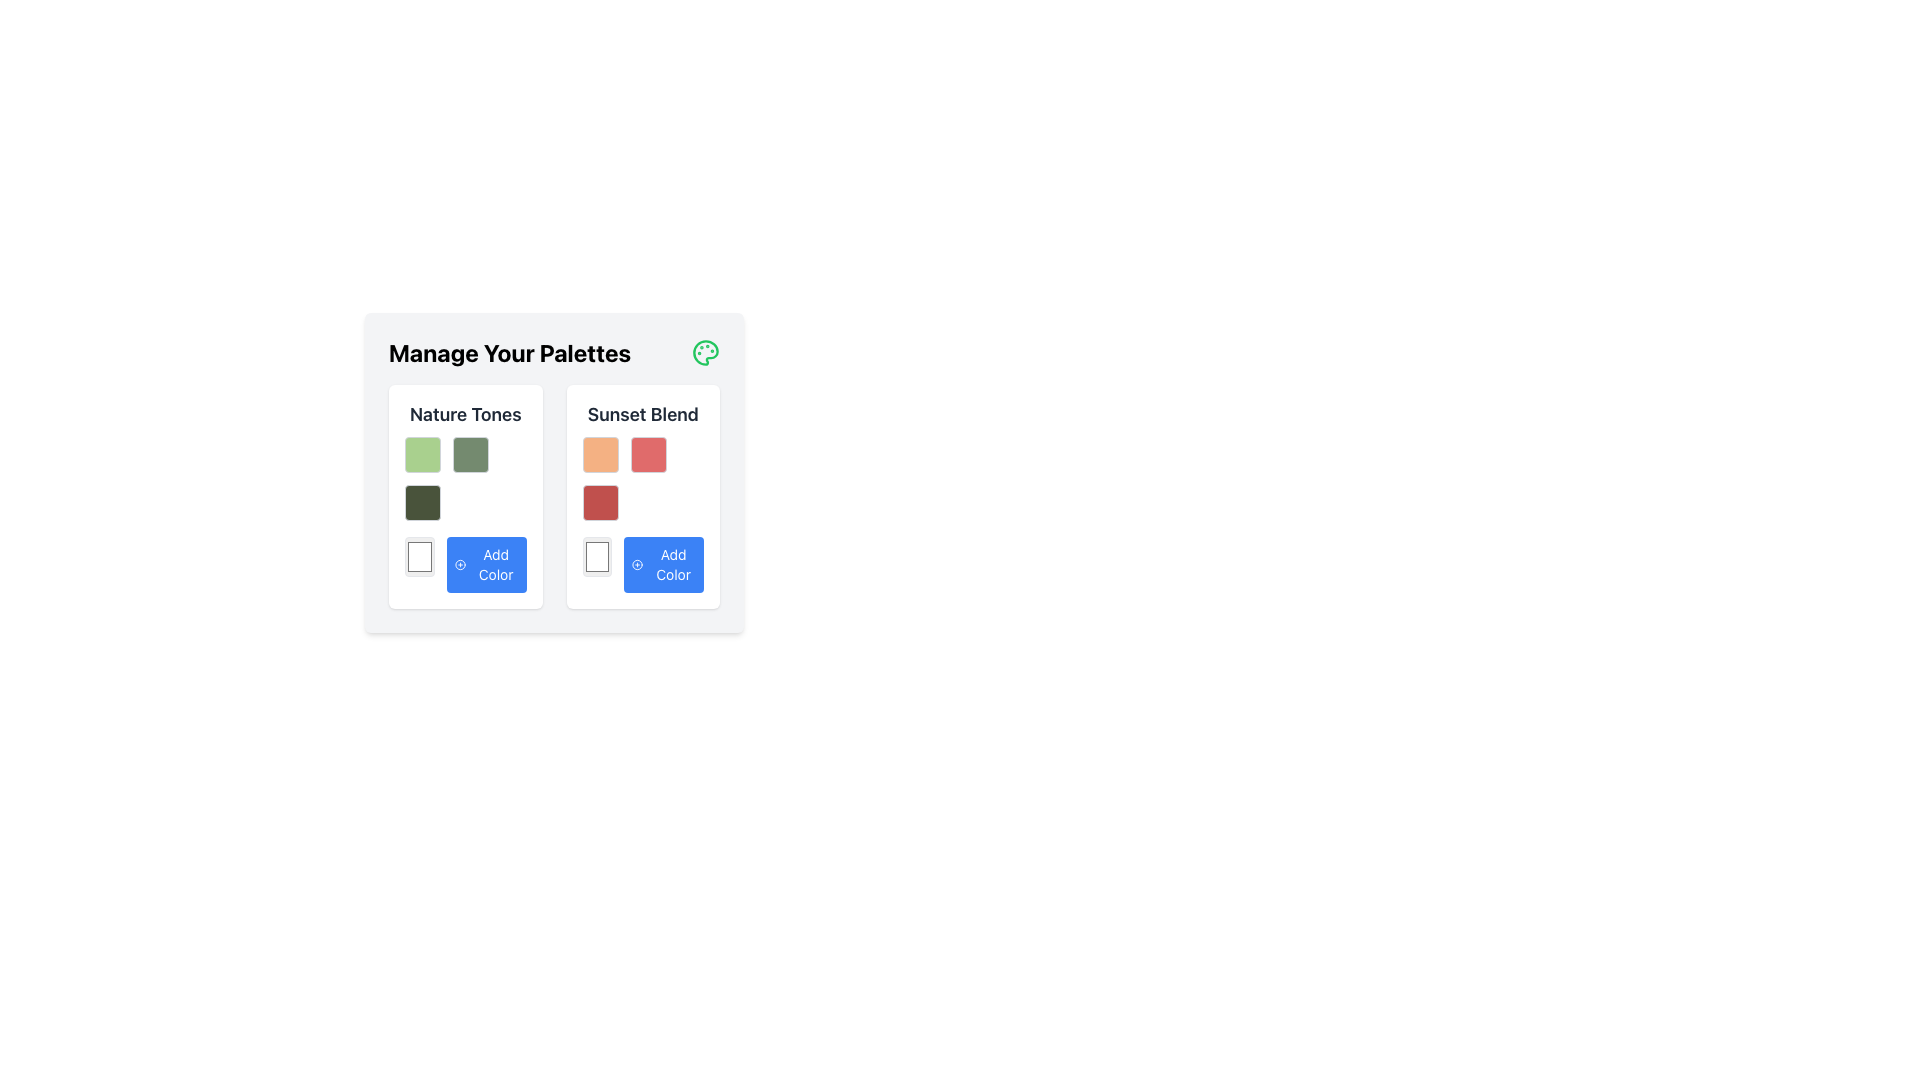  What do you see at coordinates (599, 501) in the screenshot?
I see `to select the solid red color tile, which is the third element in the vertical sequence within the 'Sunset Blend' color palette` at bounding box center [599, 501].